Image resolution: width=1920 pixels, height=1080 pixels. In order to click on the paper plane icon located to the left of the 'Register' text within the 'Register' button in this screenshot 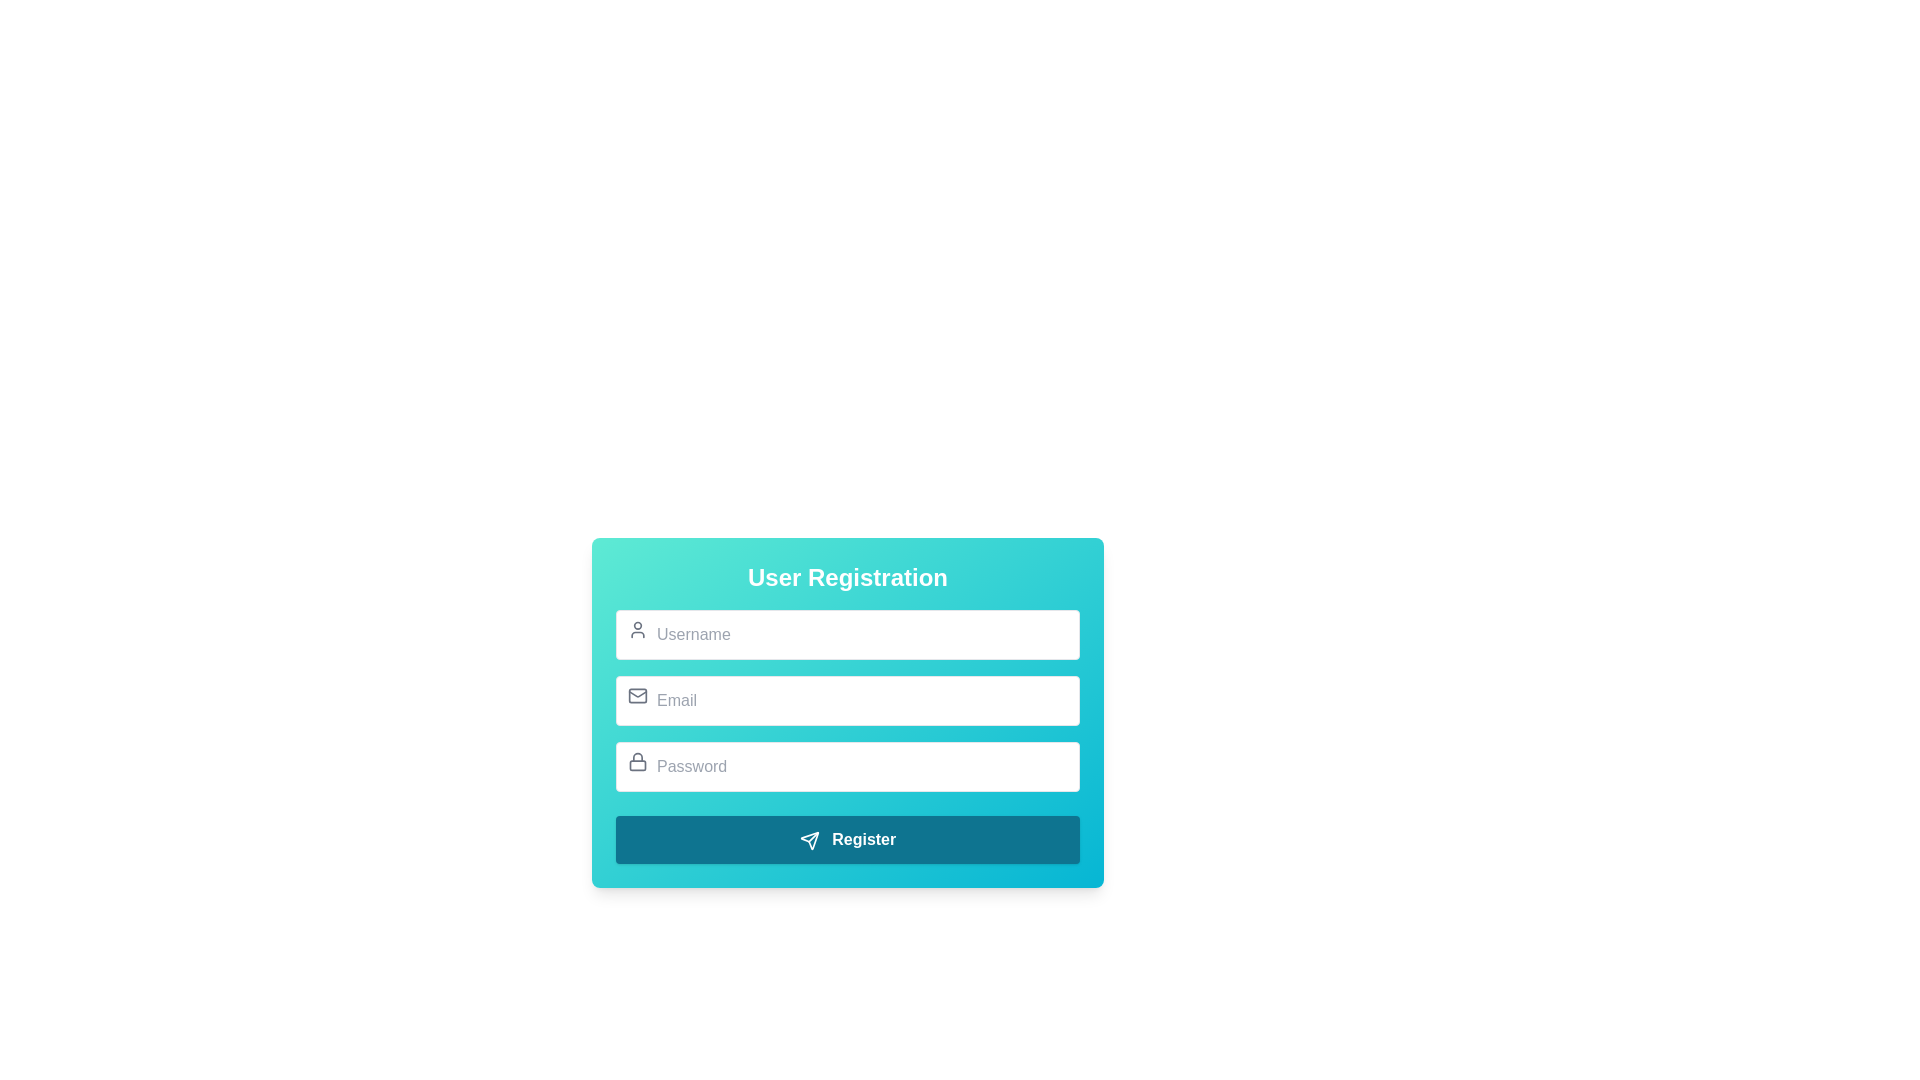, I will do `click(809, 840)`.